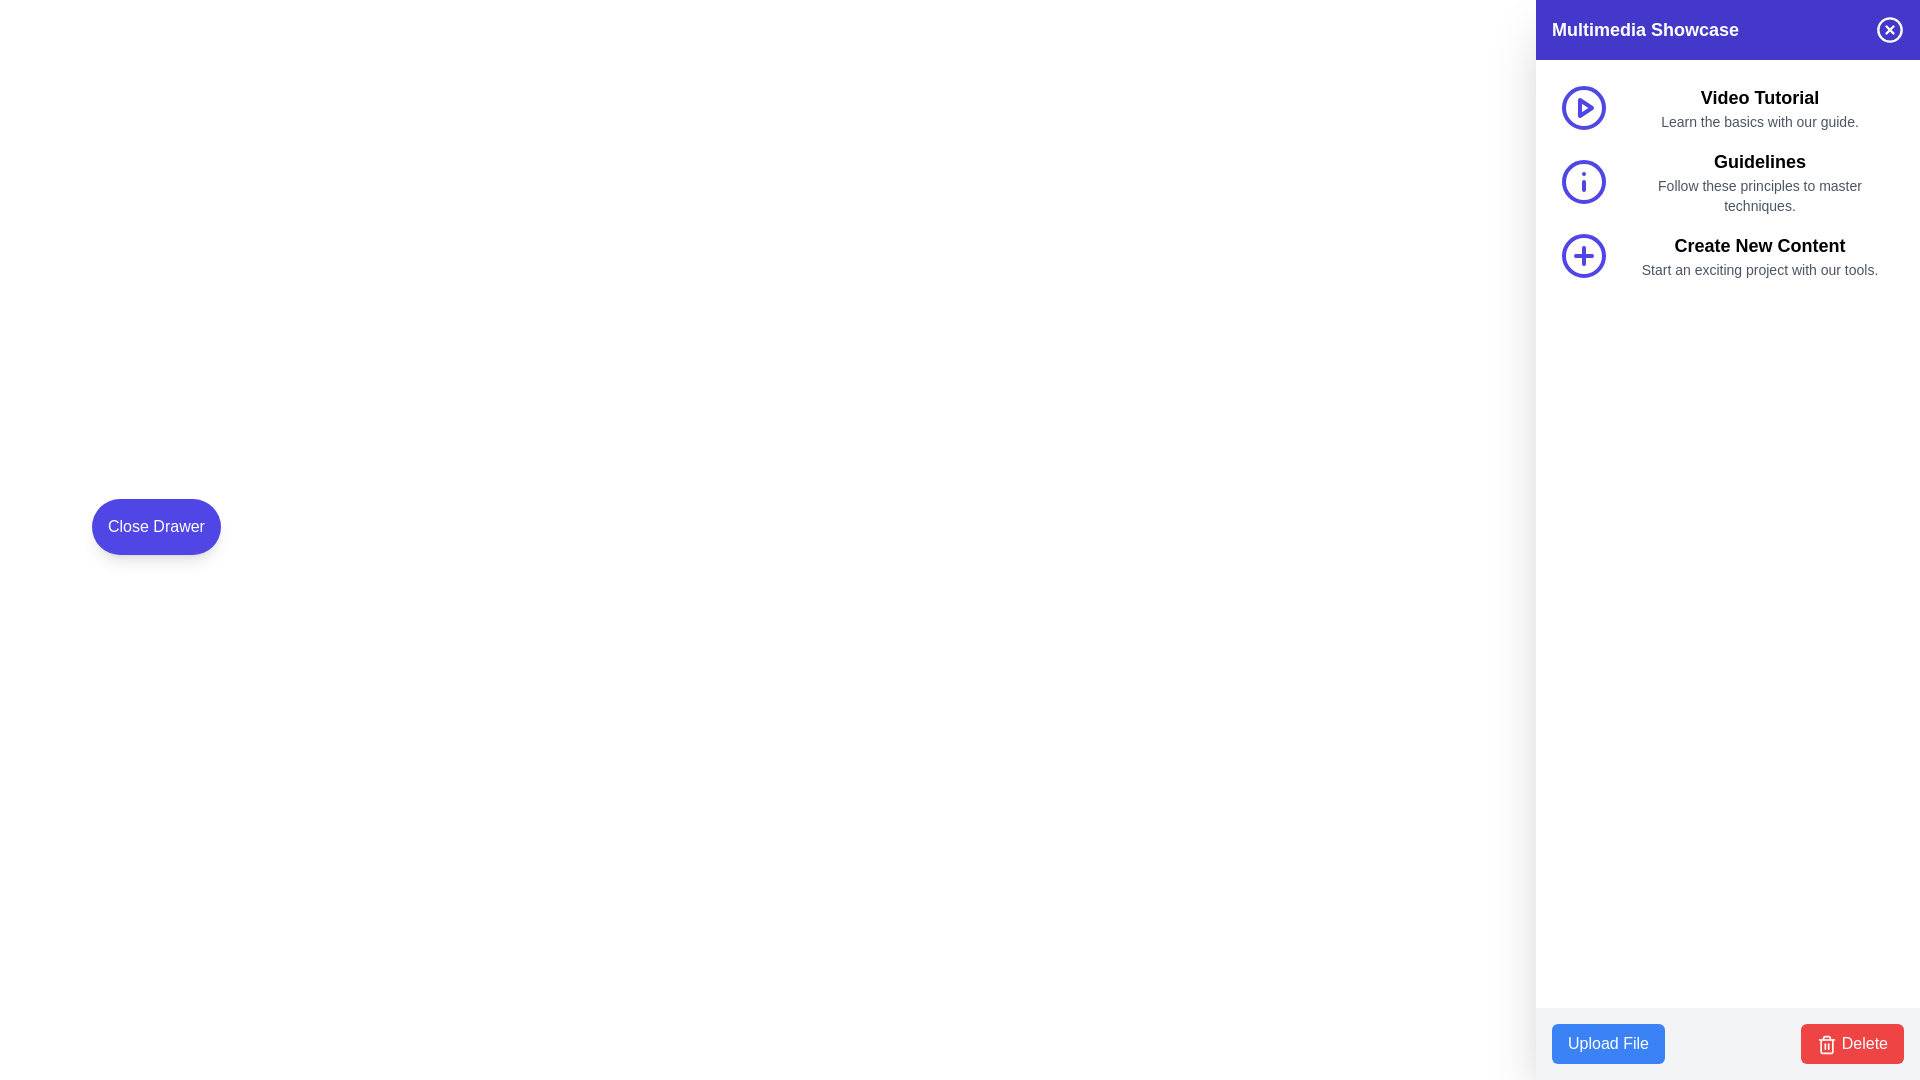  Describe the element at coordinates (1583, 108) in the screenshot. I see `the play button located at the top-left of the vertical layout, associated with the text 'Video Tutorial'` at that location.